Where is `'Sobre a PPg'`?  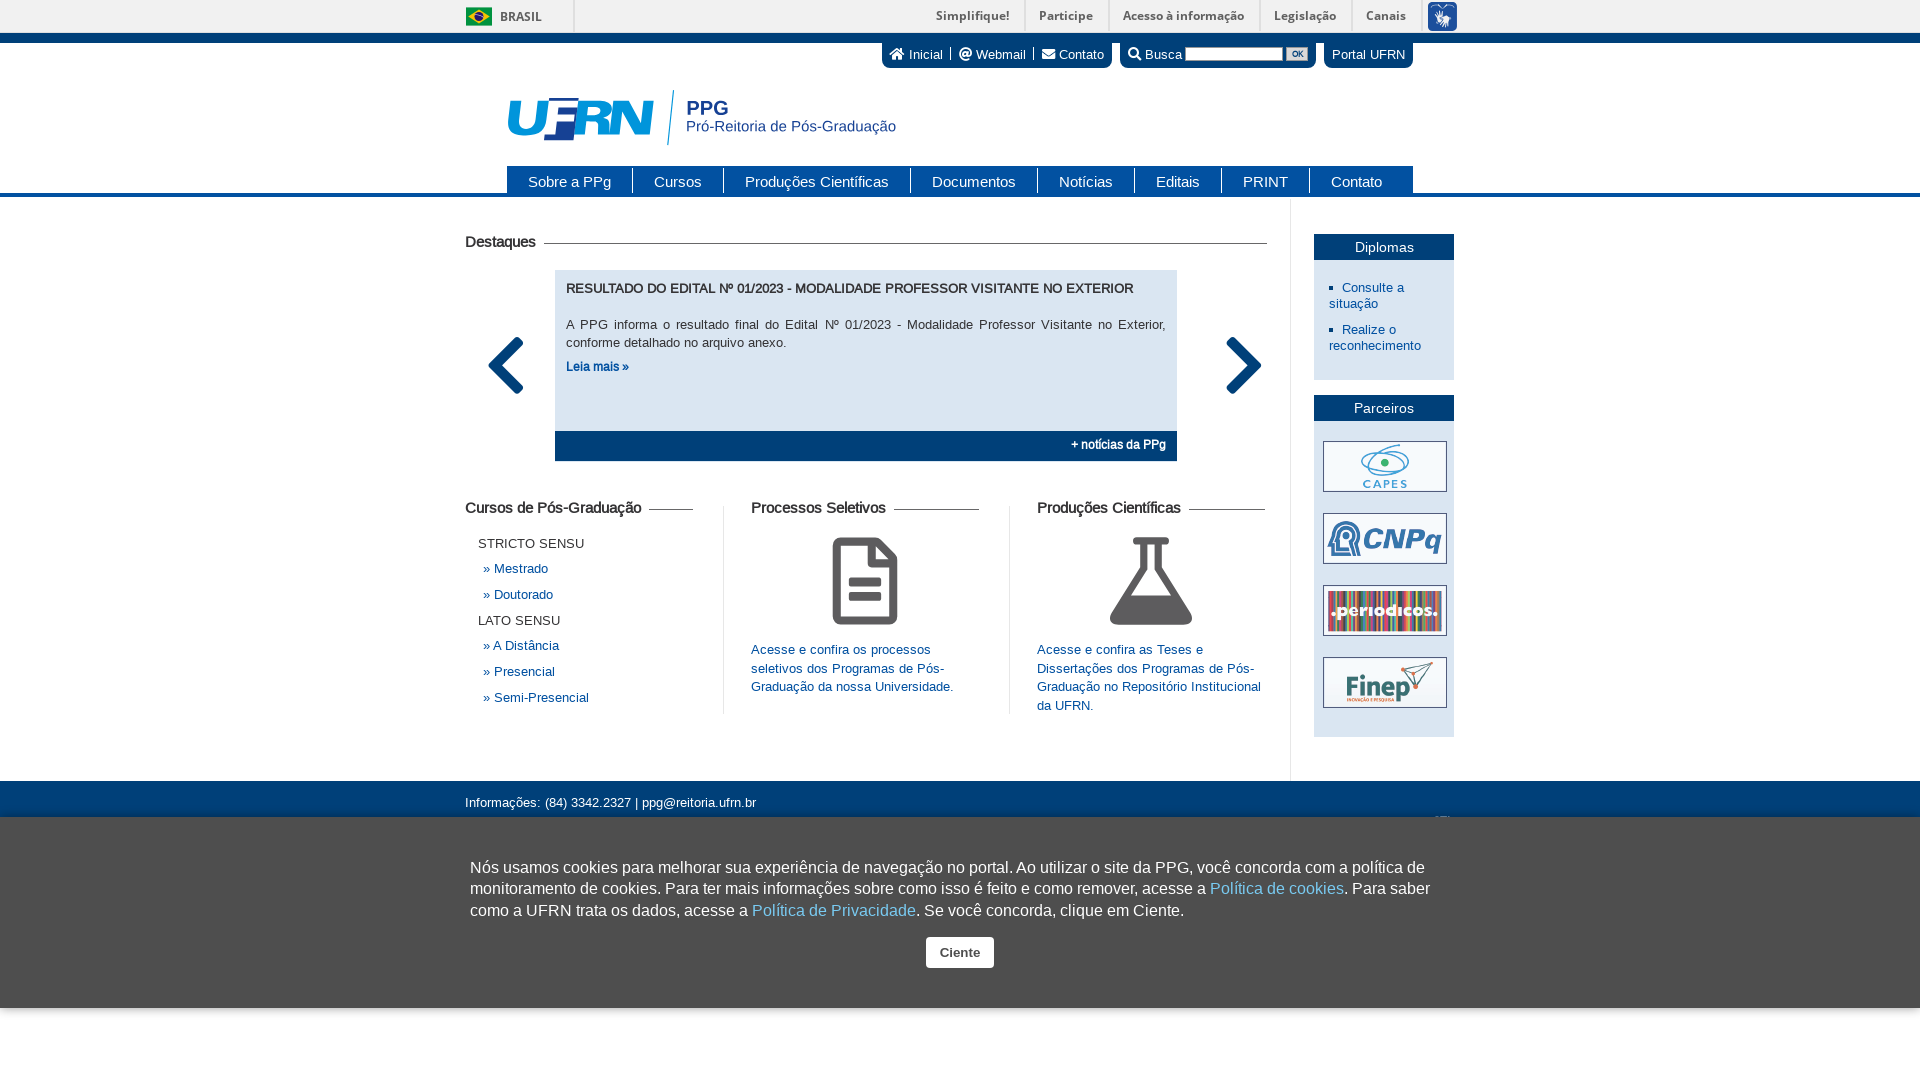
'Sobre a PPg' is located at coordinates (569, 180).